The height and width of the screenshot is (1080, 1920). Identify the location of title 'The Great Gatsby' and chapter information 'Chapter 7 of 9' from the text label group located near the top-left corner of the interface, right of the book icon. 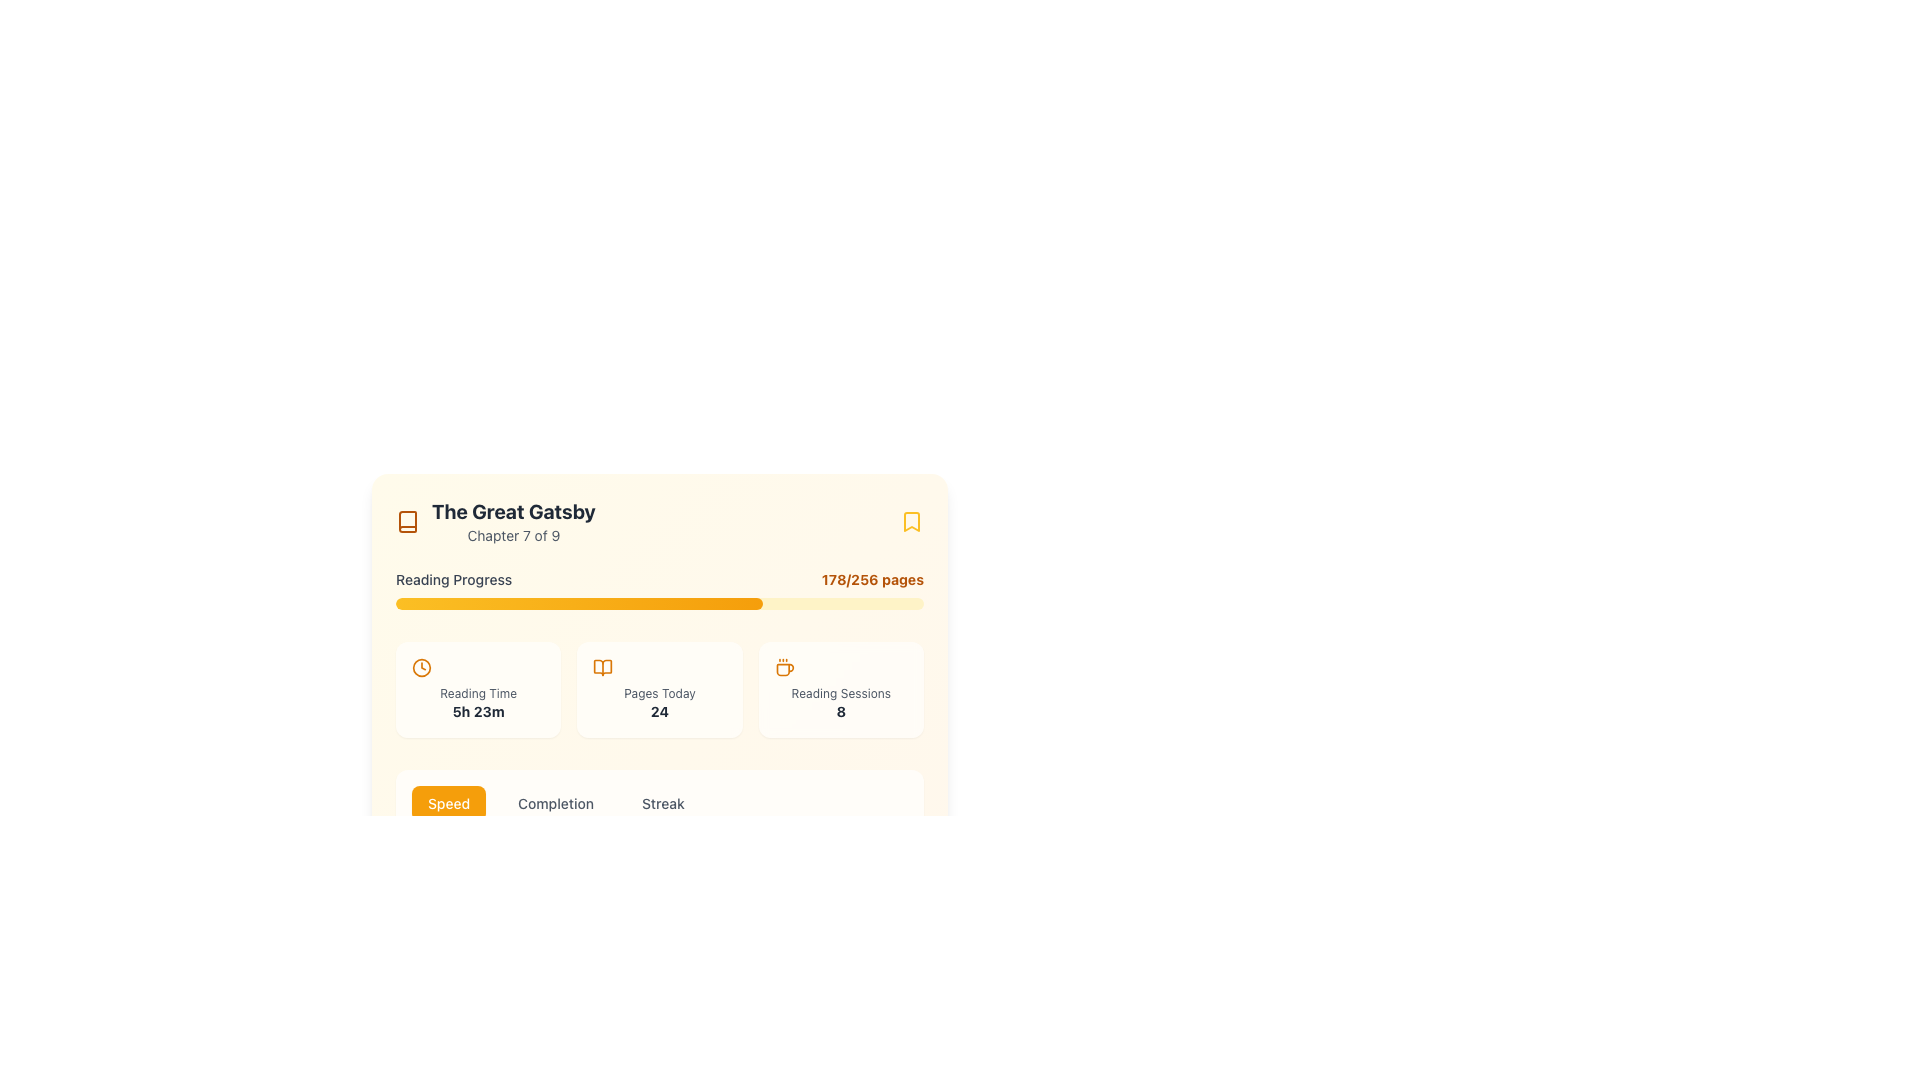
(513, 520).